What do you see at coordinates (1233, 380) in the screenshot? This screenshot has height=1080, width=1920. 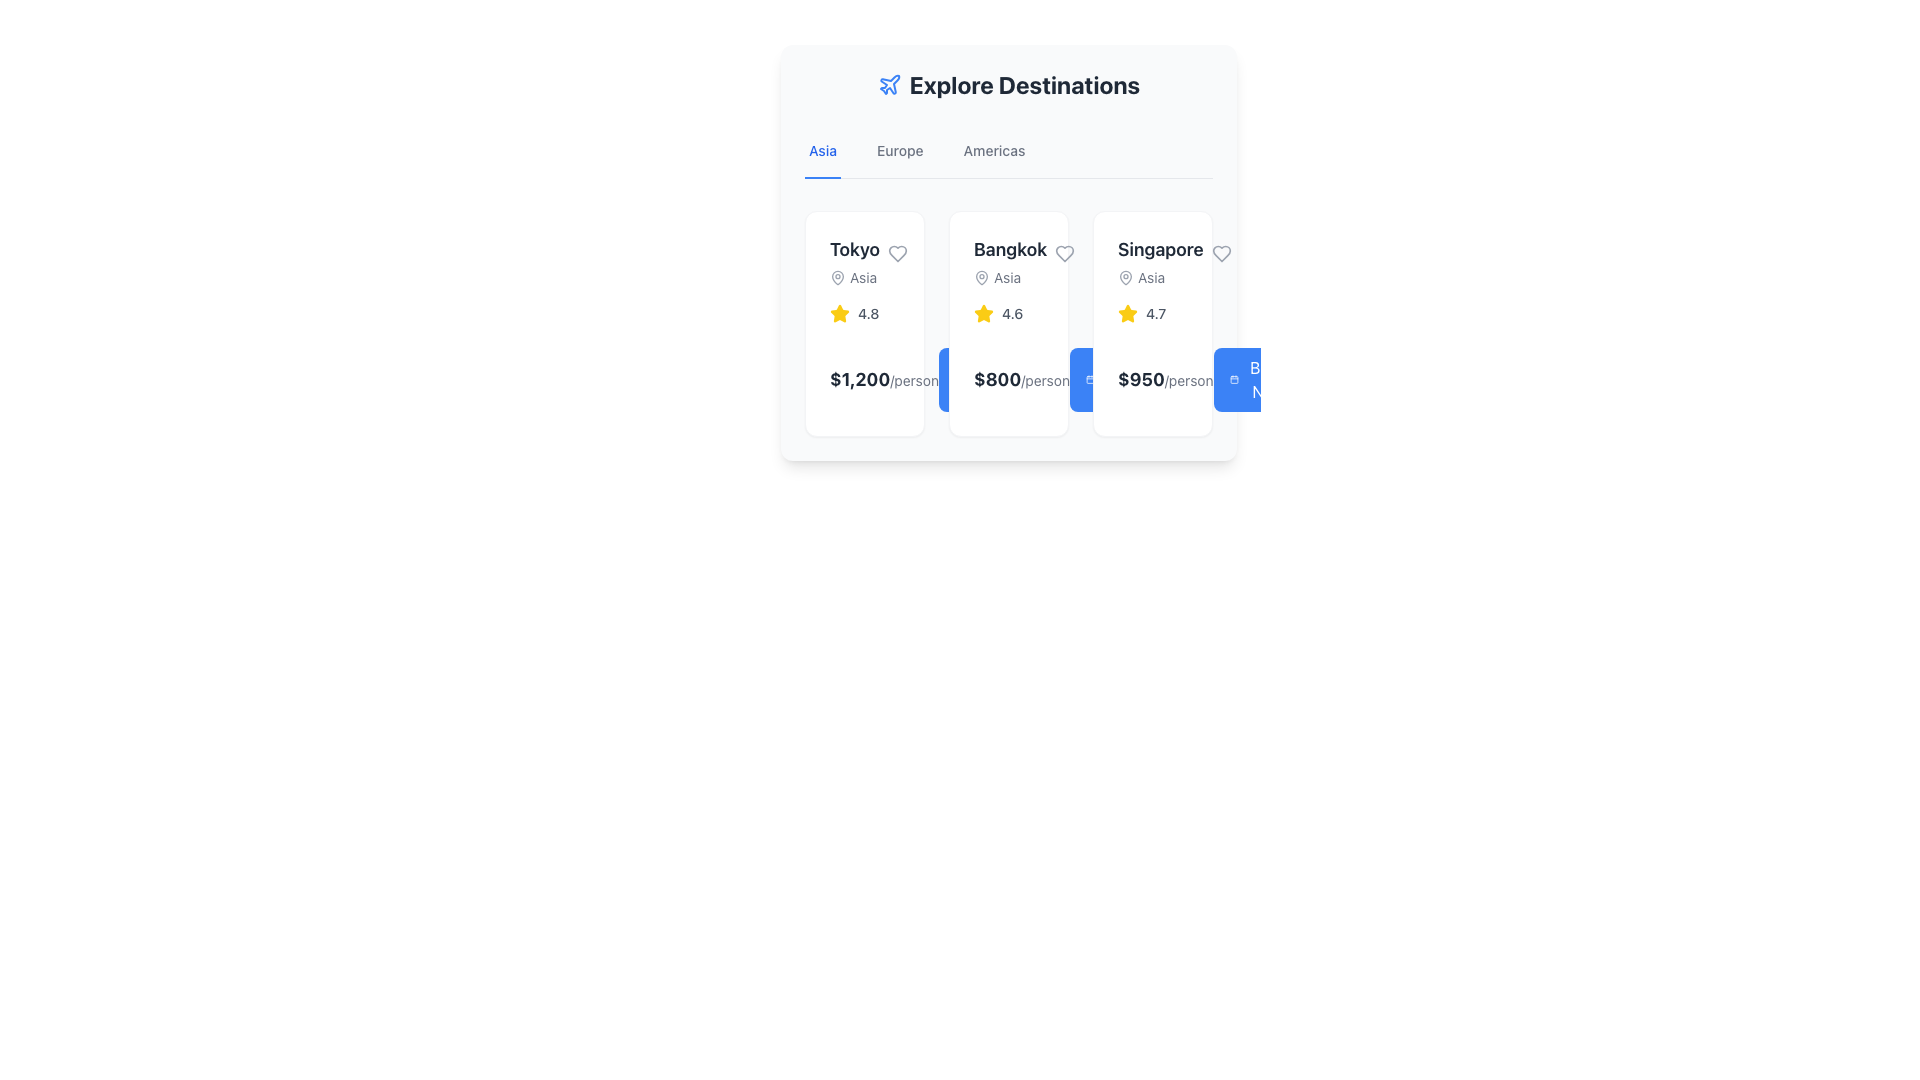 I see `the calendar icon associated with the 'Book Now' button to initiate the booking process` at bounding box center [1233, 380].